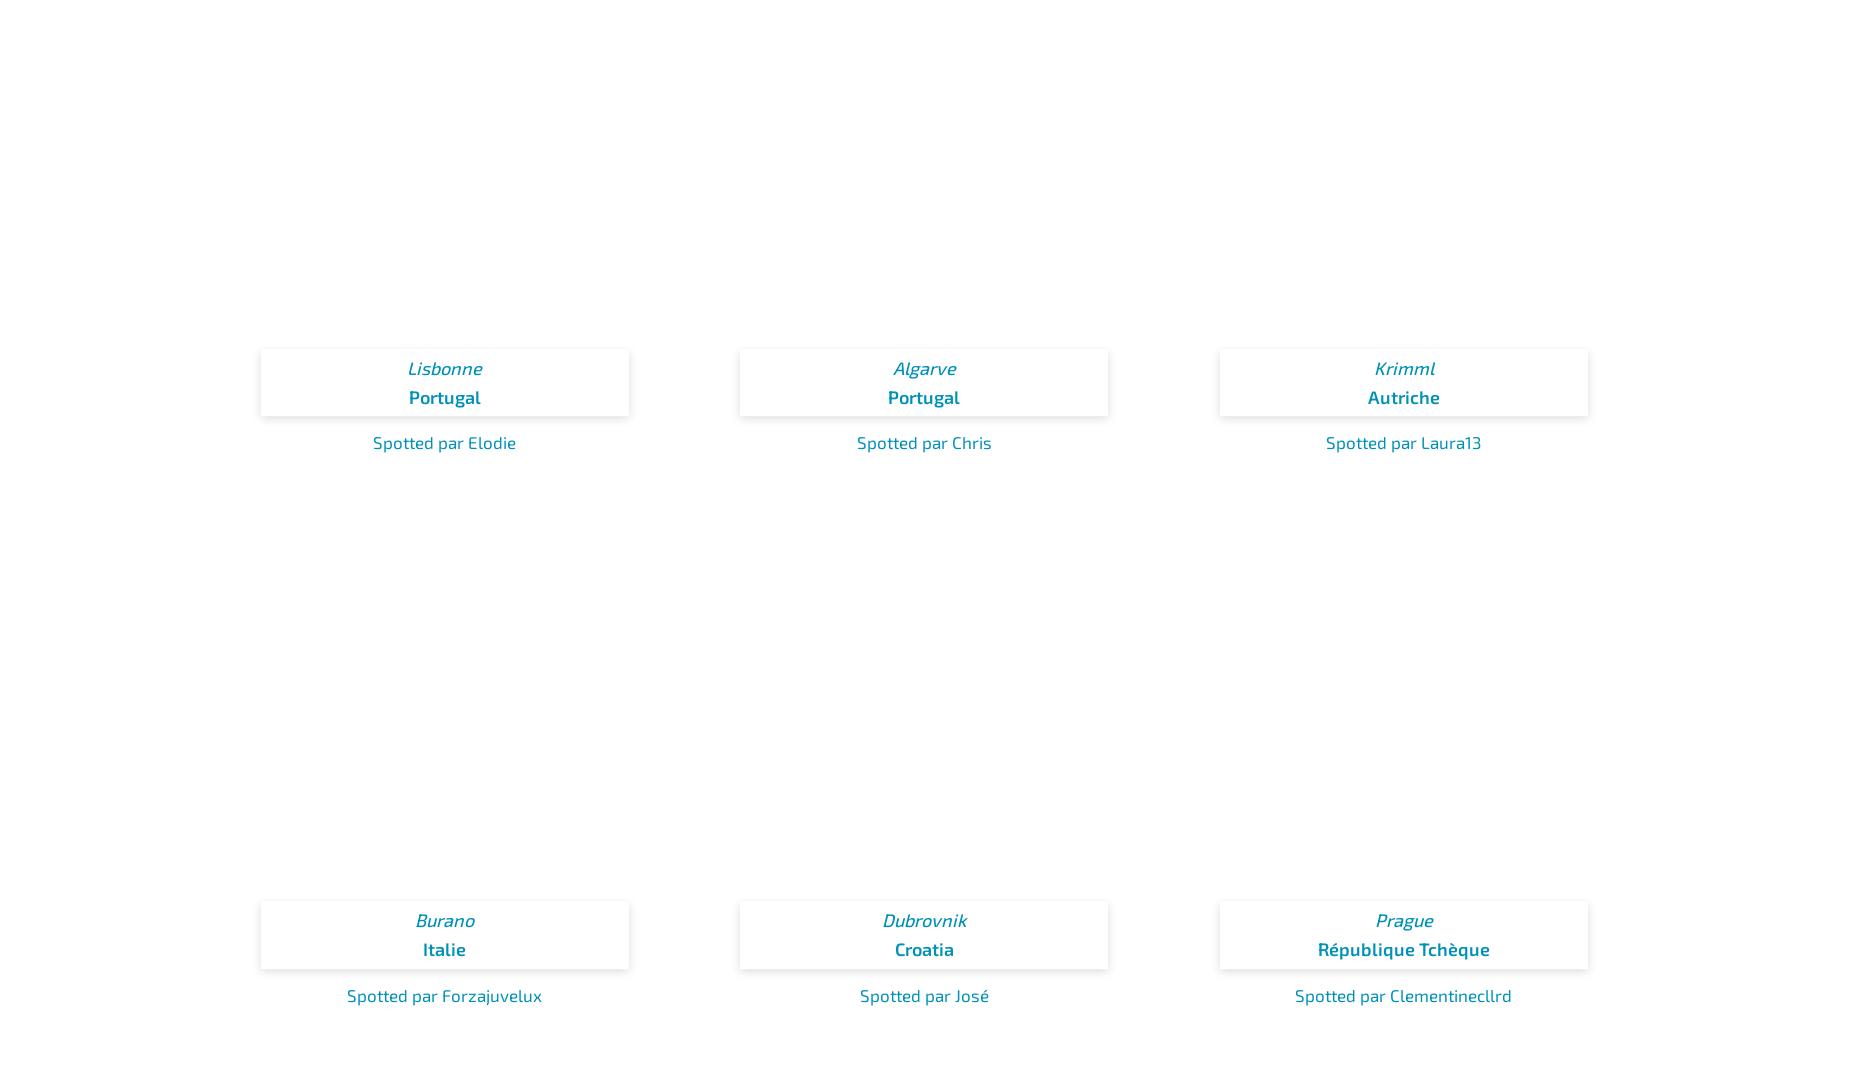  I want to click on 'Spotted par Clementinecllrd', so click(1403, 992).